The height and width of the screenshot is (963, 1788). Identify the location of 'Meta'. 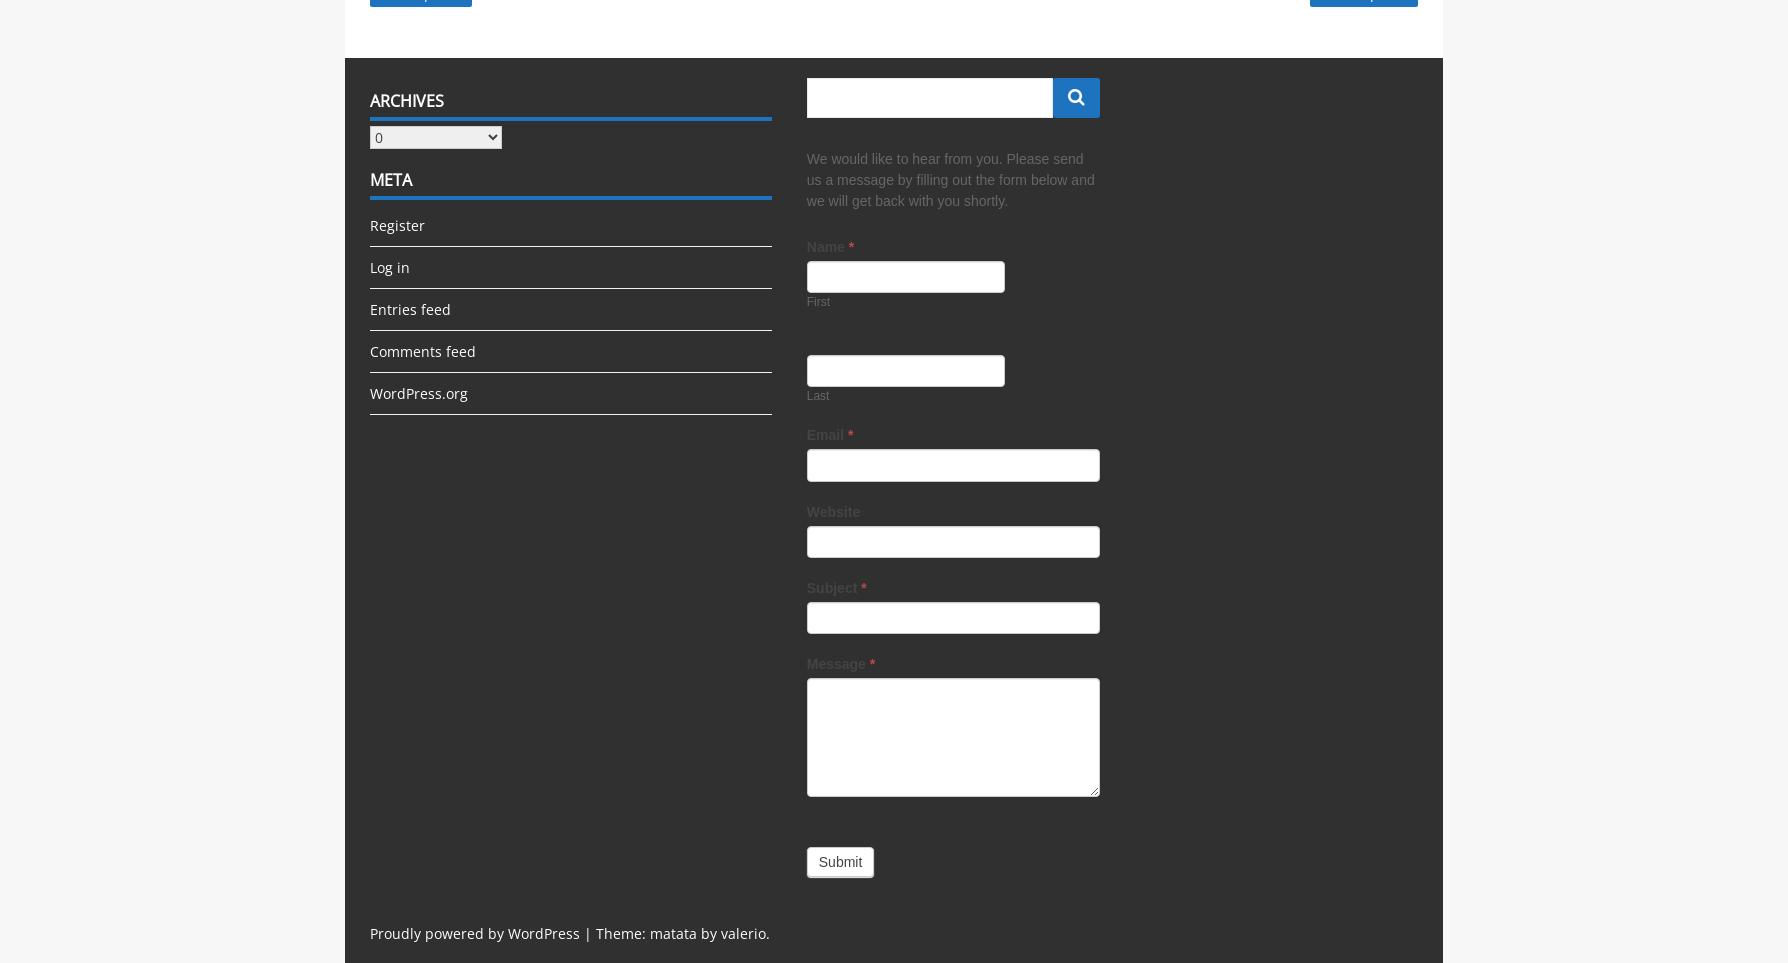
(390, 178).